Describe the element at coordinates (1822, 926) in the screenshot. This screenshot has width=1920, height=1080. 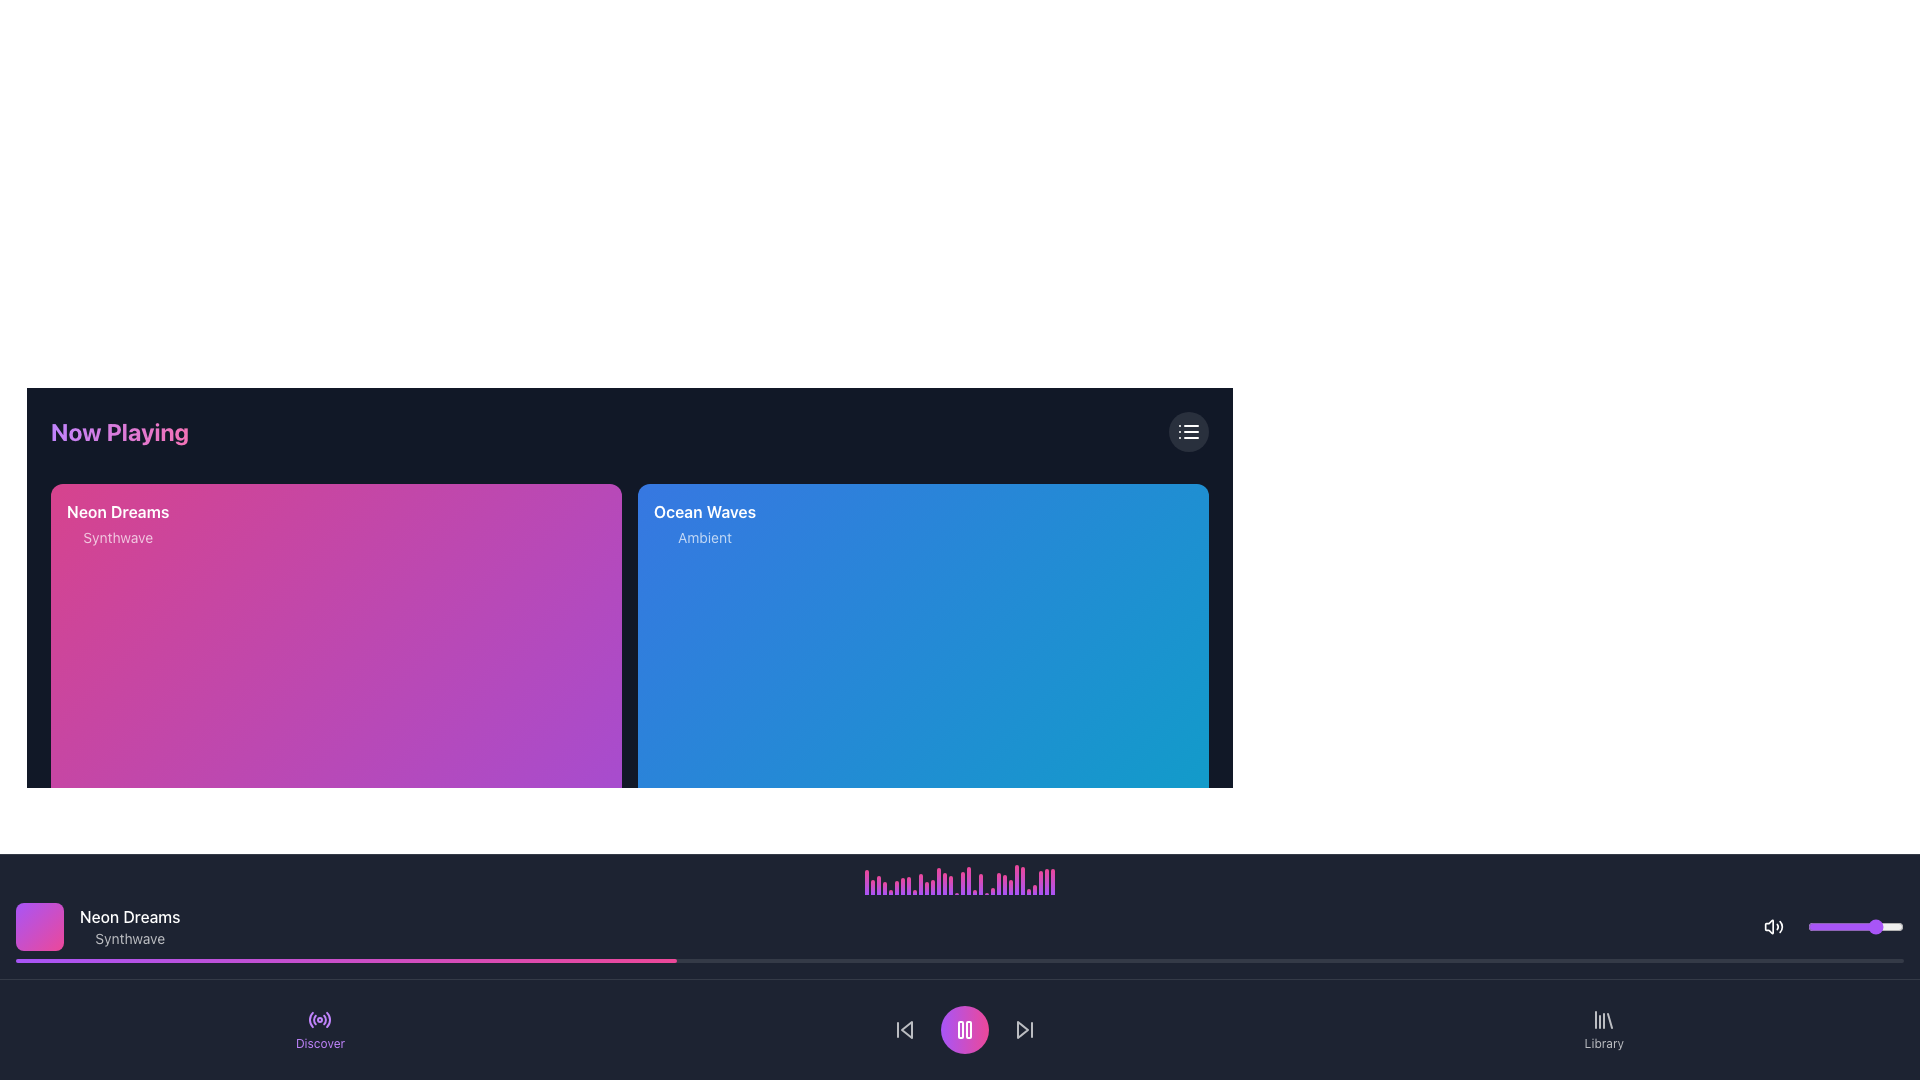
I see `the slider` at that location.